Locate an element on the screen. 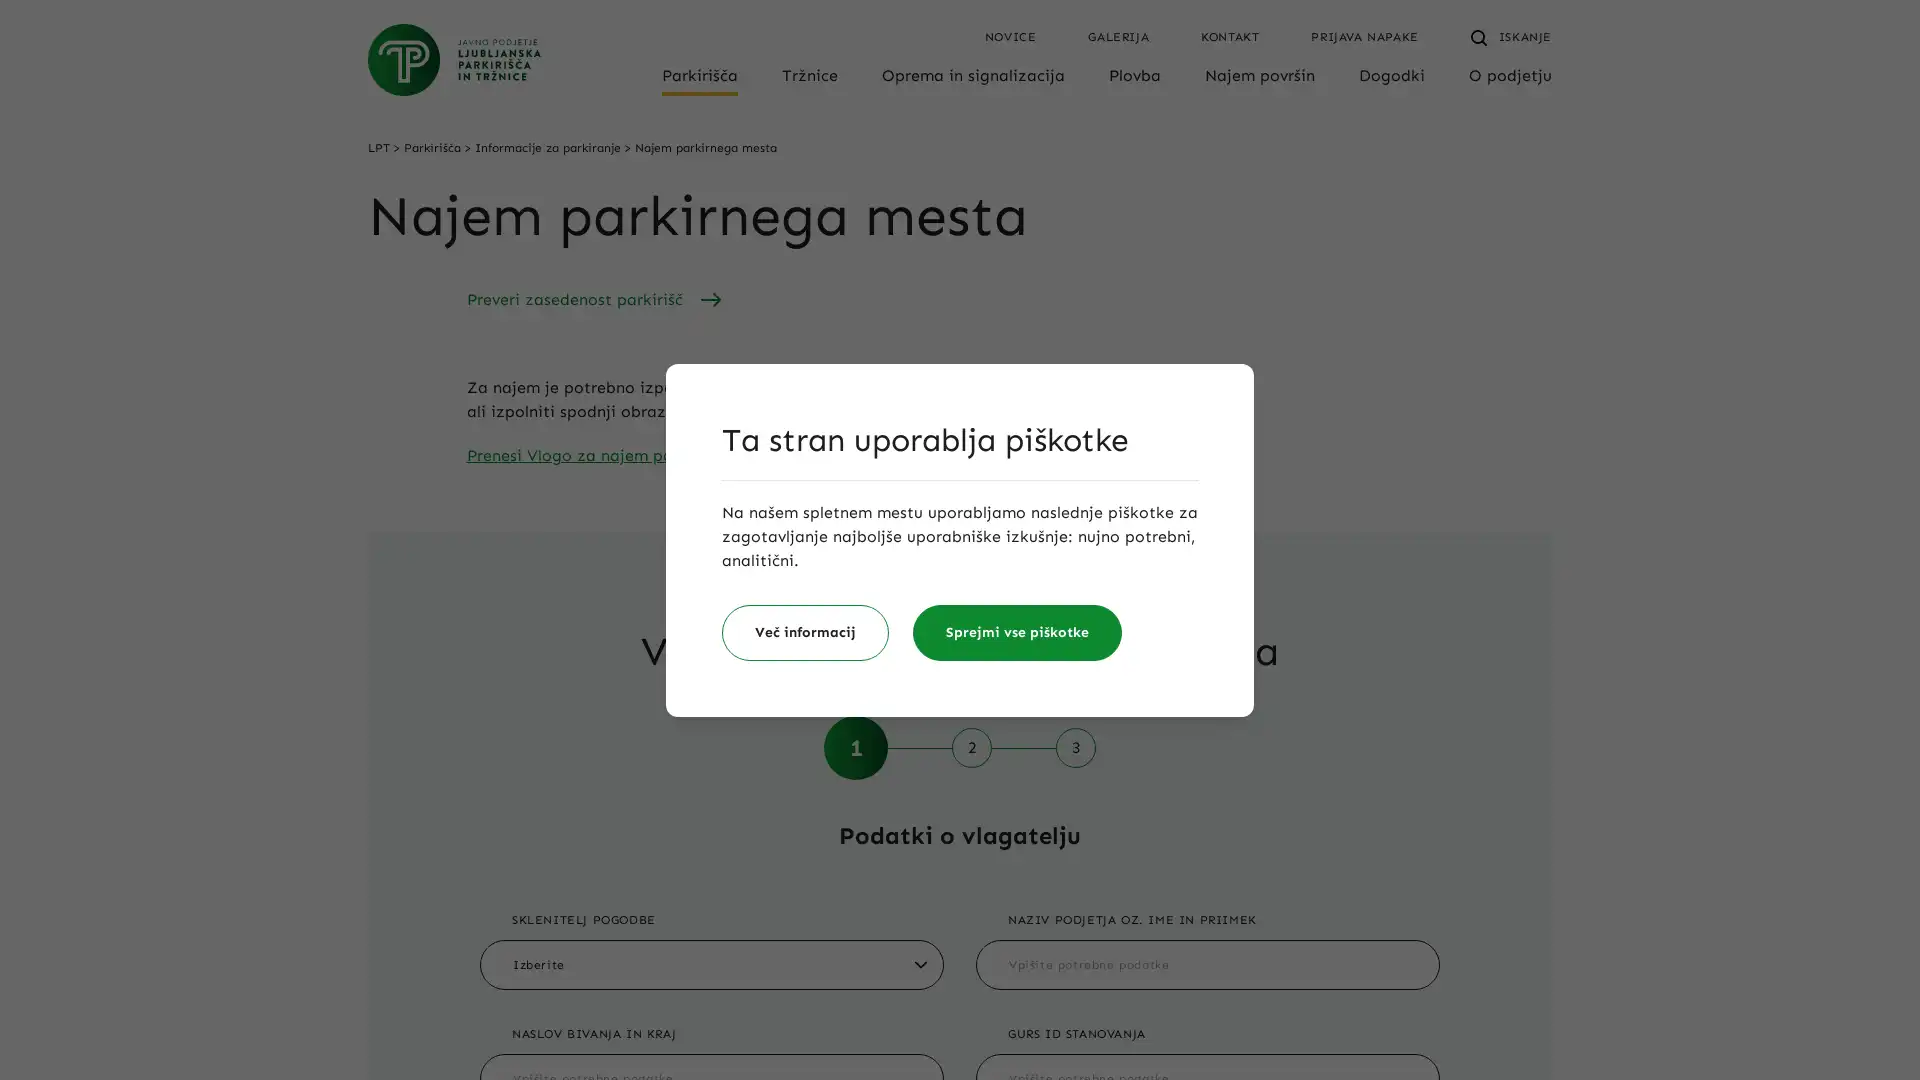  Sprejmi vse piskotke is located at coordinates (1017, 632).